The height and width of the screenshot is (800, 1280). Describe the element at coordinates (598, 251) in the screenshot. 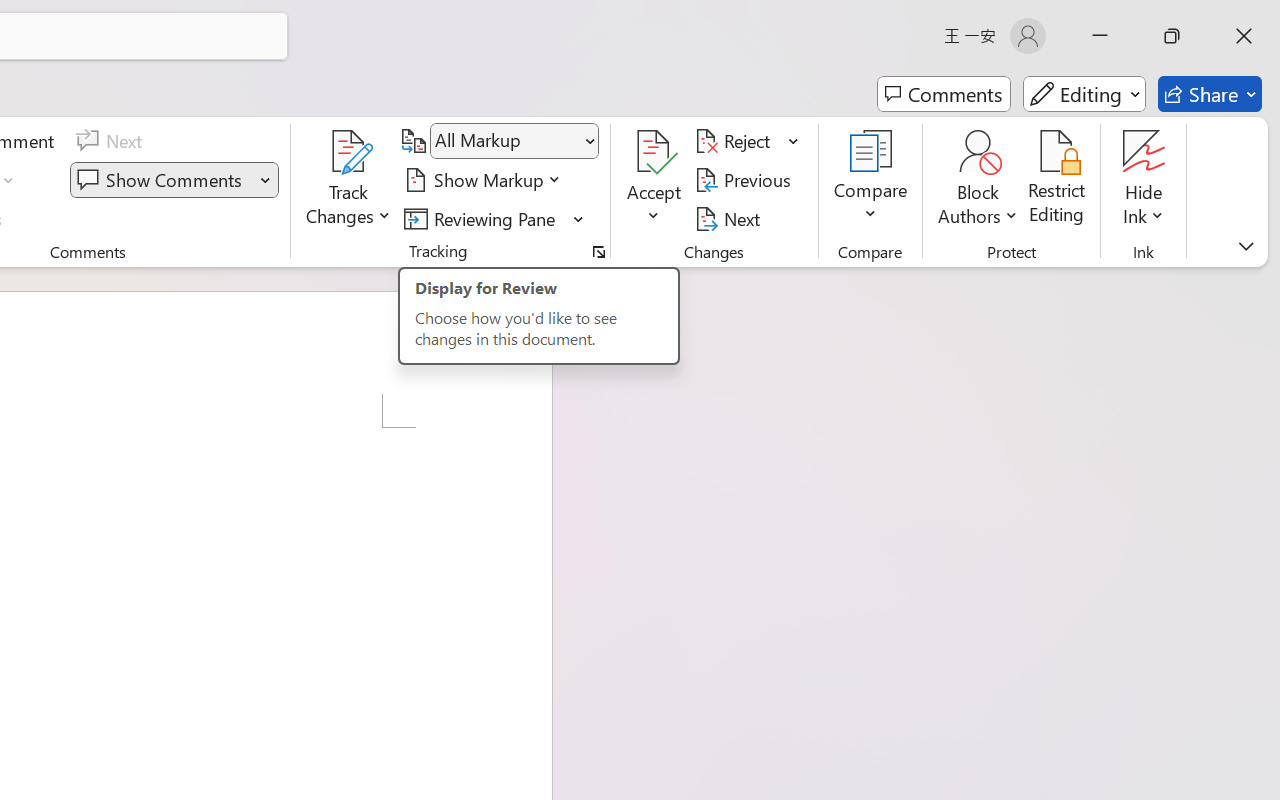

I see `'Change Tracking Options...'` at that location.